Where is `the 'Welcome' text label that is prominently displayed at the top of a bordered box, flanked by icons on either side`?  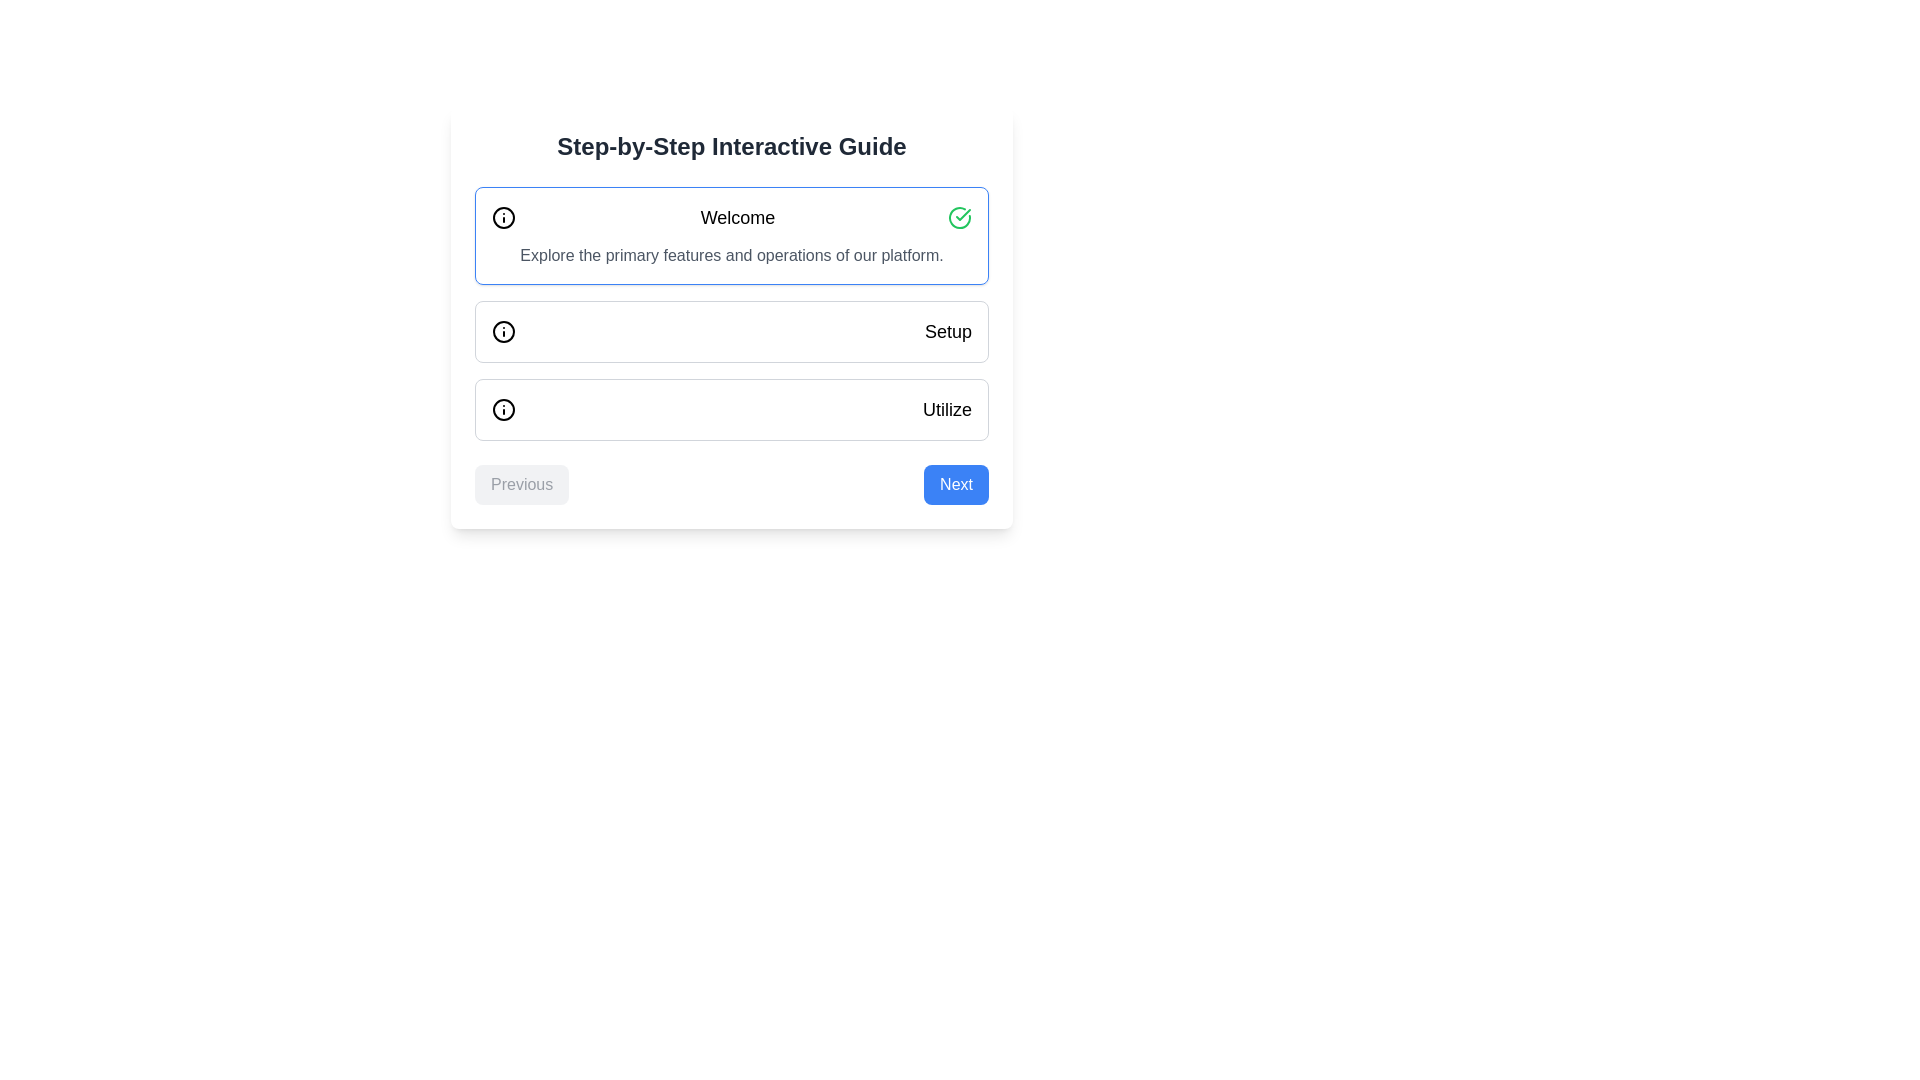 the 'Welcome' text label that is prominently displayed at the top of a bordered box, flanked by icons on either side is located at coordinates (730, 218).